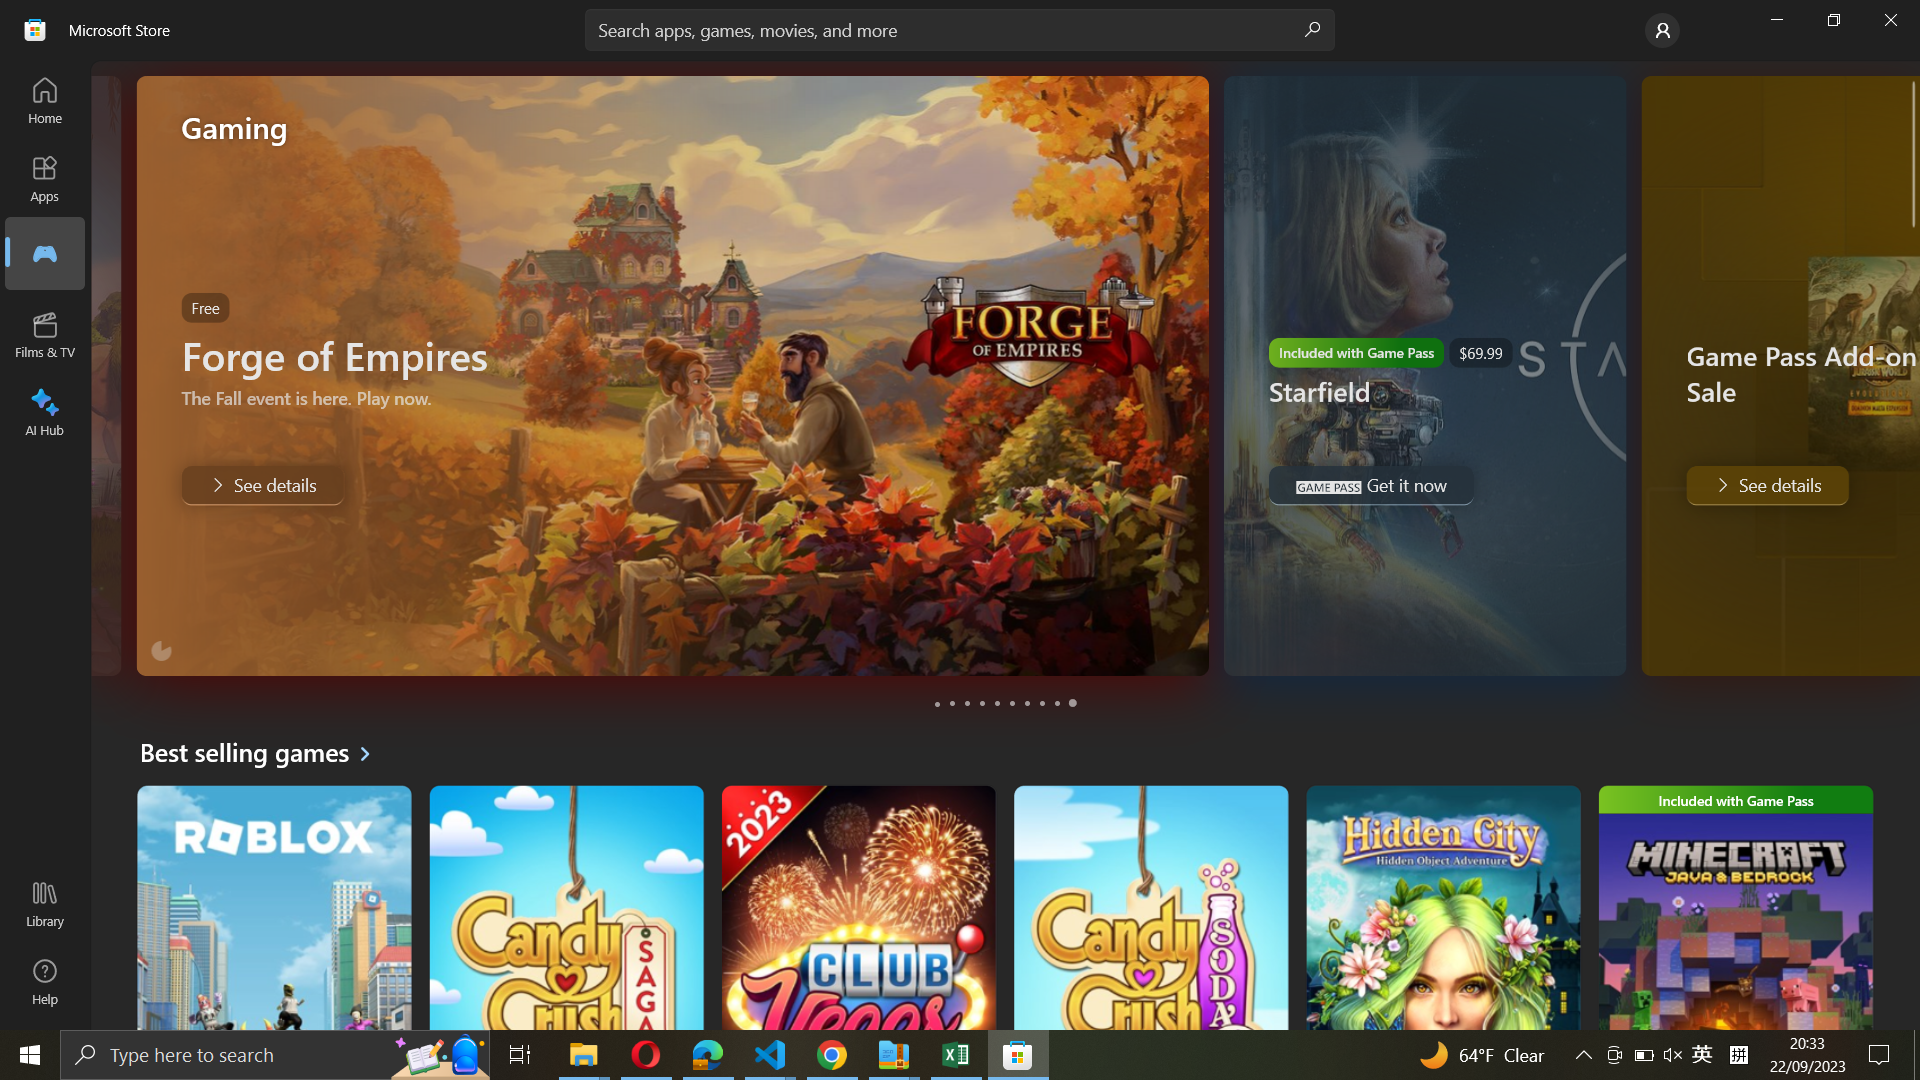  Describe the element at coordinates (262, 752) in the screenshot. I see `top-selling games` at that location.